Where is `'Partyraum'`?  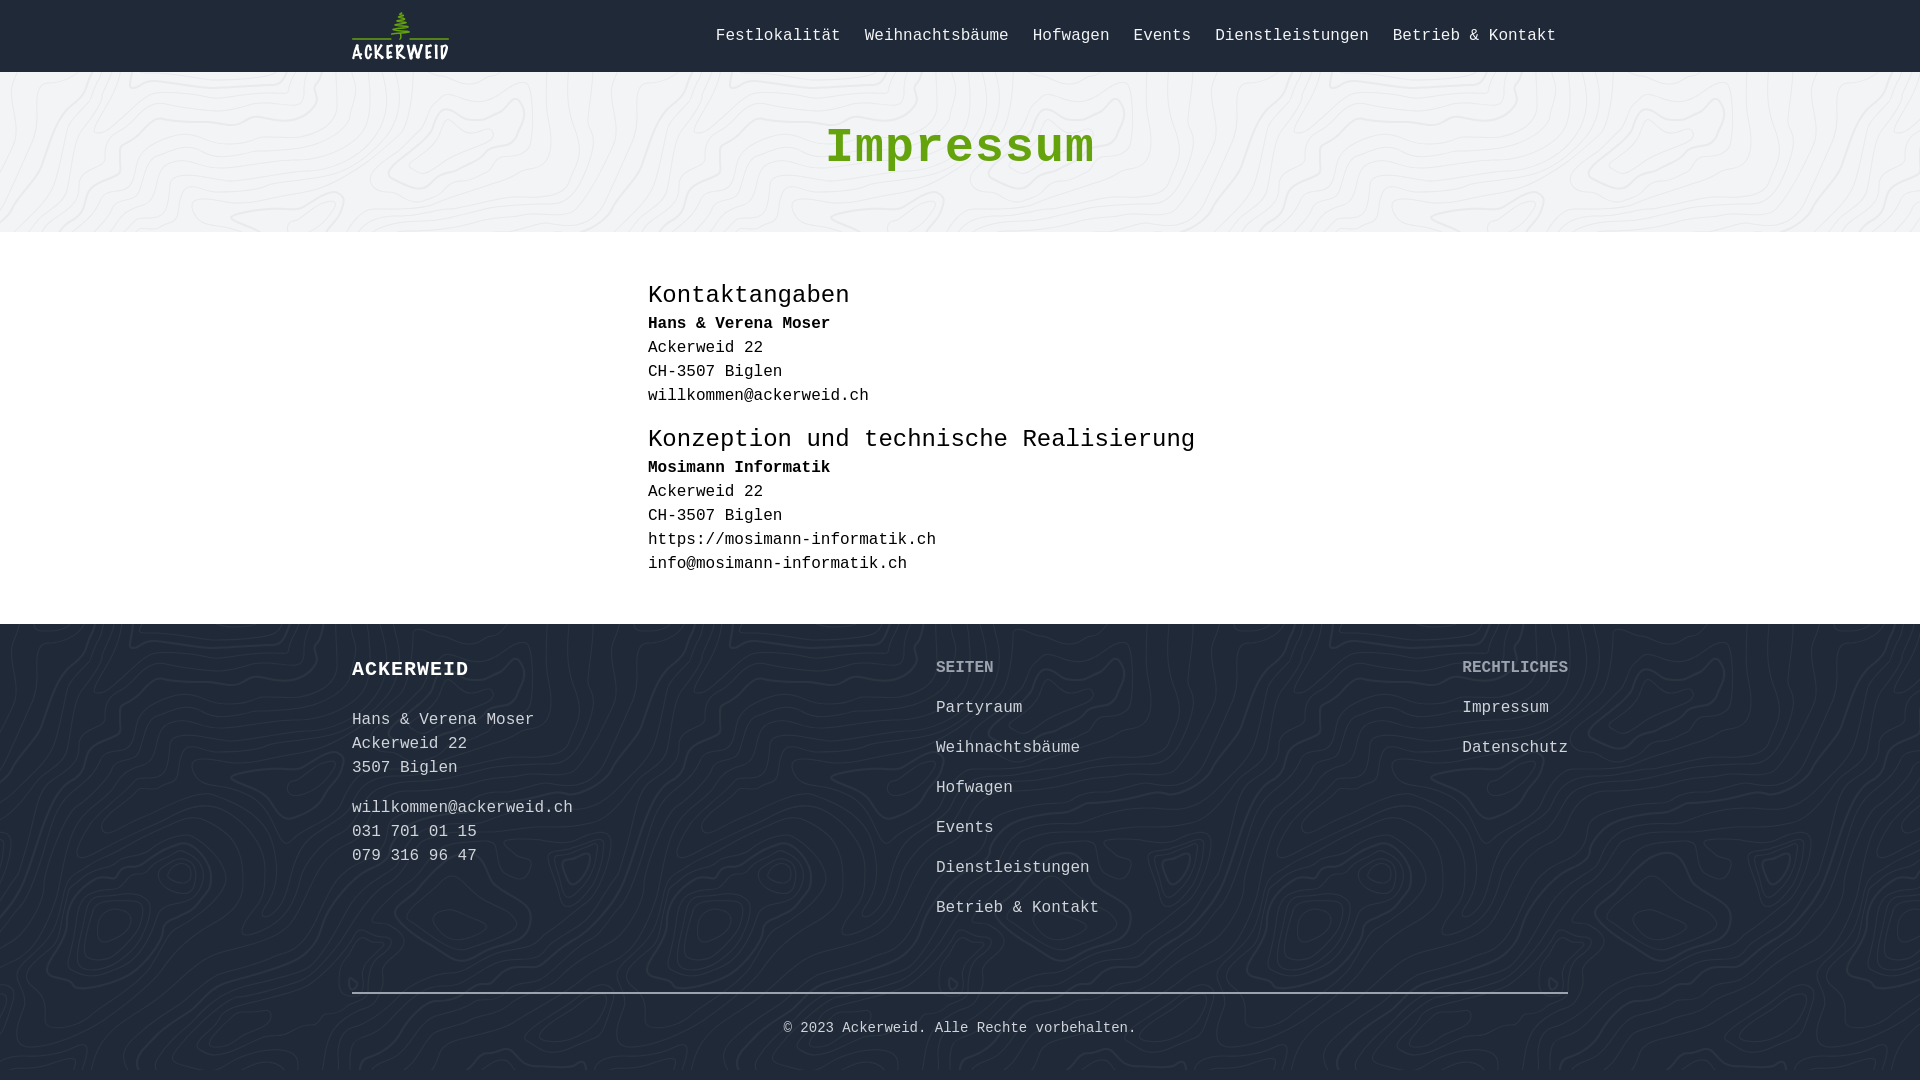
'Partyraum' is located at coordinates (935, 707).